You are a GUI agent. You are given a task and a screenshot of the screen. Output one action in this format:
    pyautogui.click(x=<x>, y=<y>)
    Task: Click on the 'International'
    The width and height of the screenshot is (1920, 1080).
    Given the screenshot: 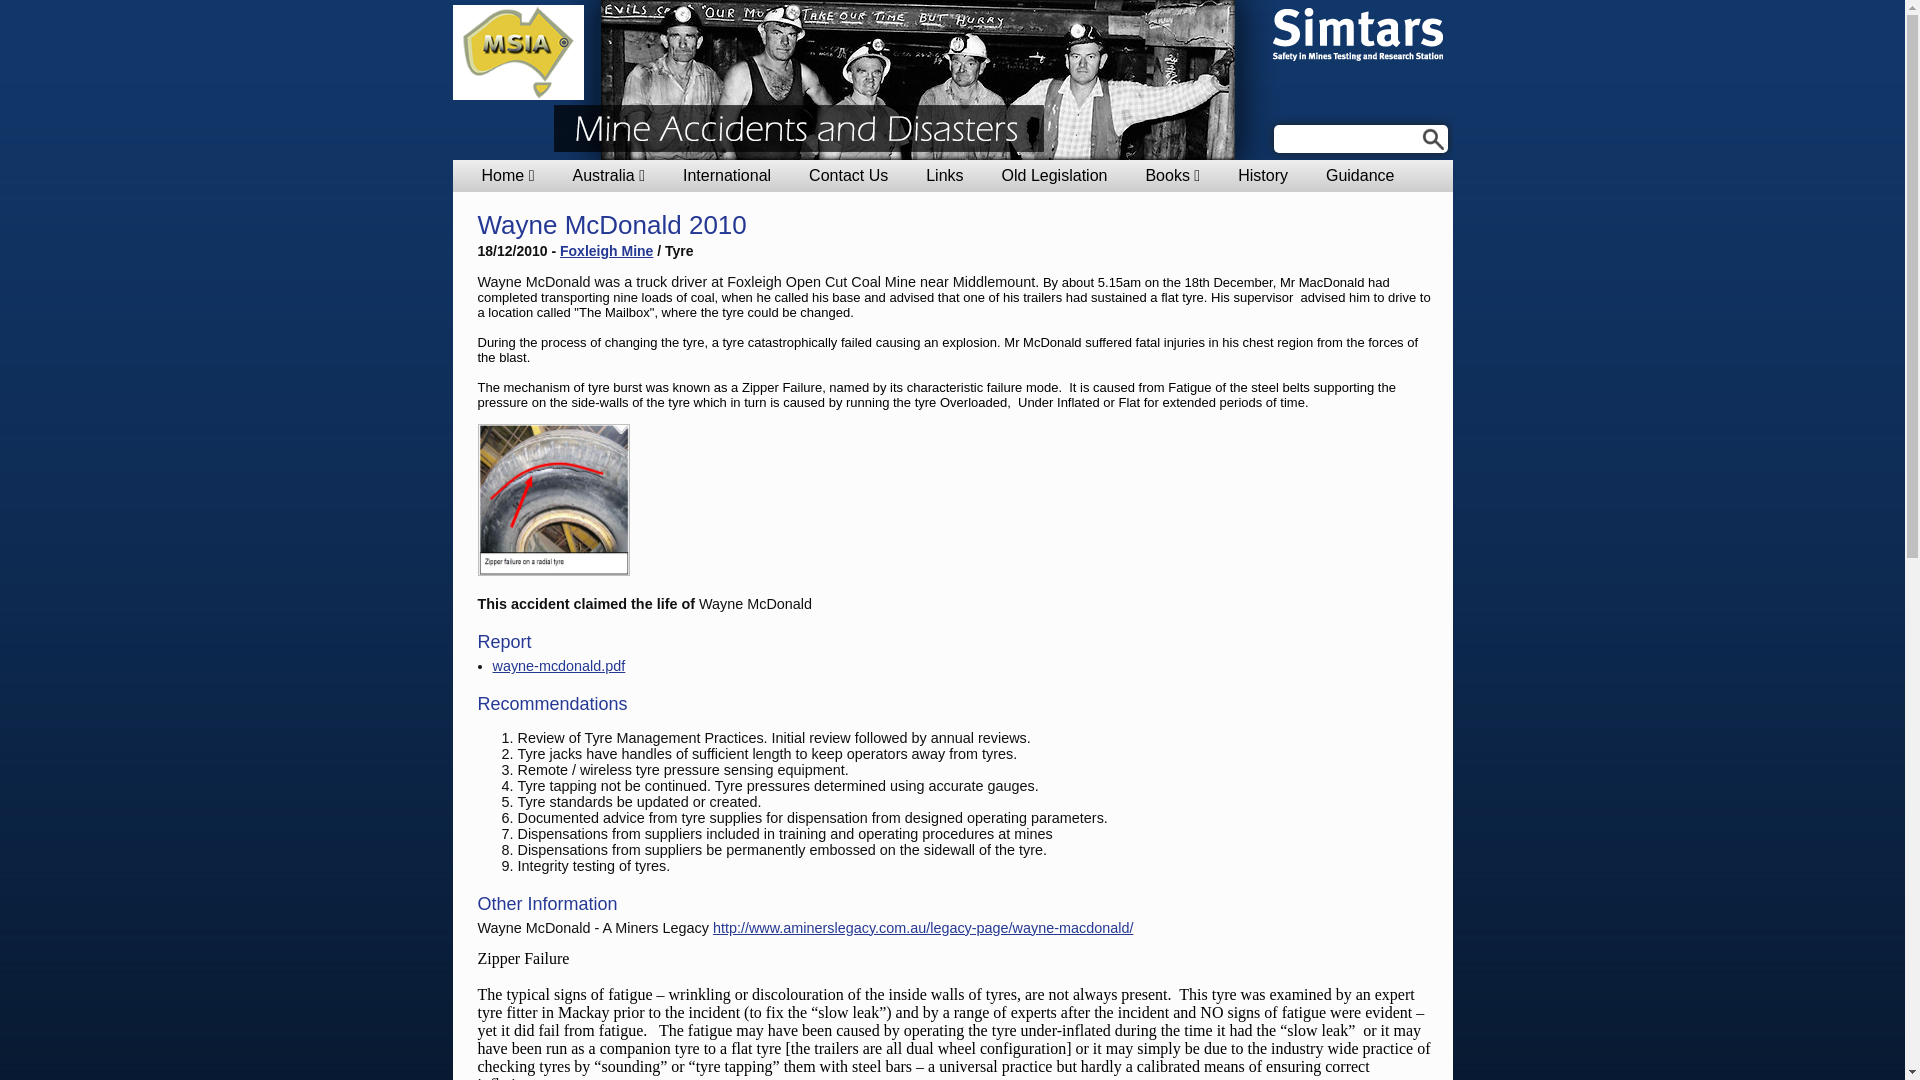 What is the action you would take?
    pyautogui.click(x=725, y=175)
    